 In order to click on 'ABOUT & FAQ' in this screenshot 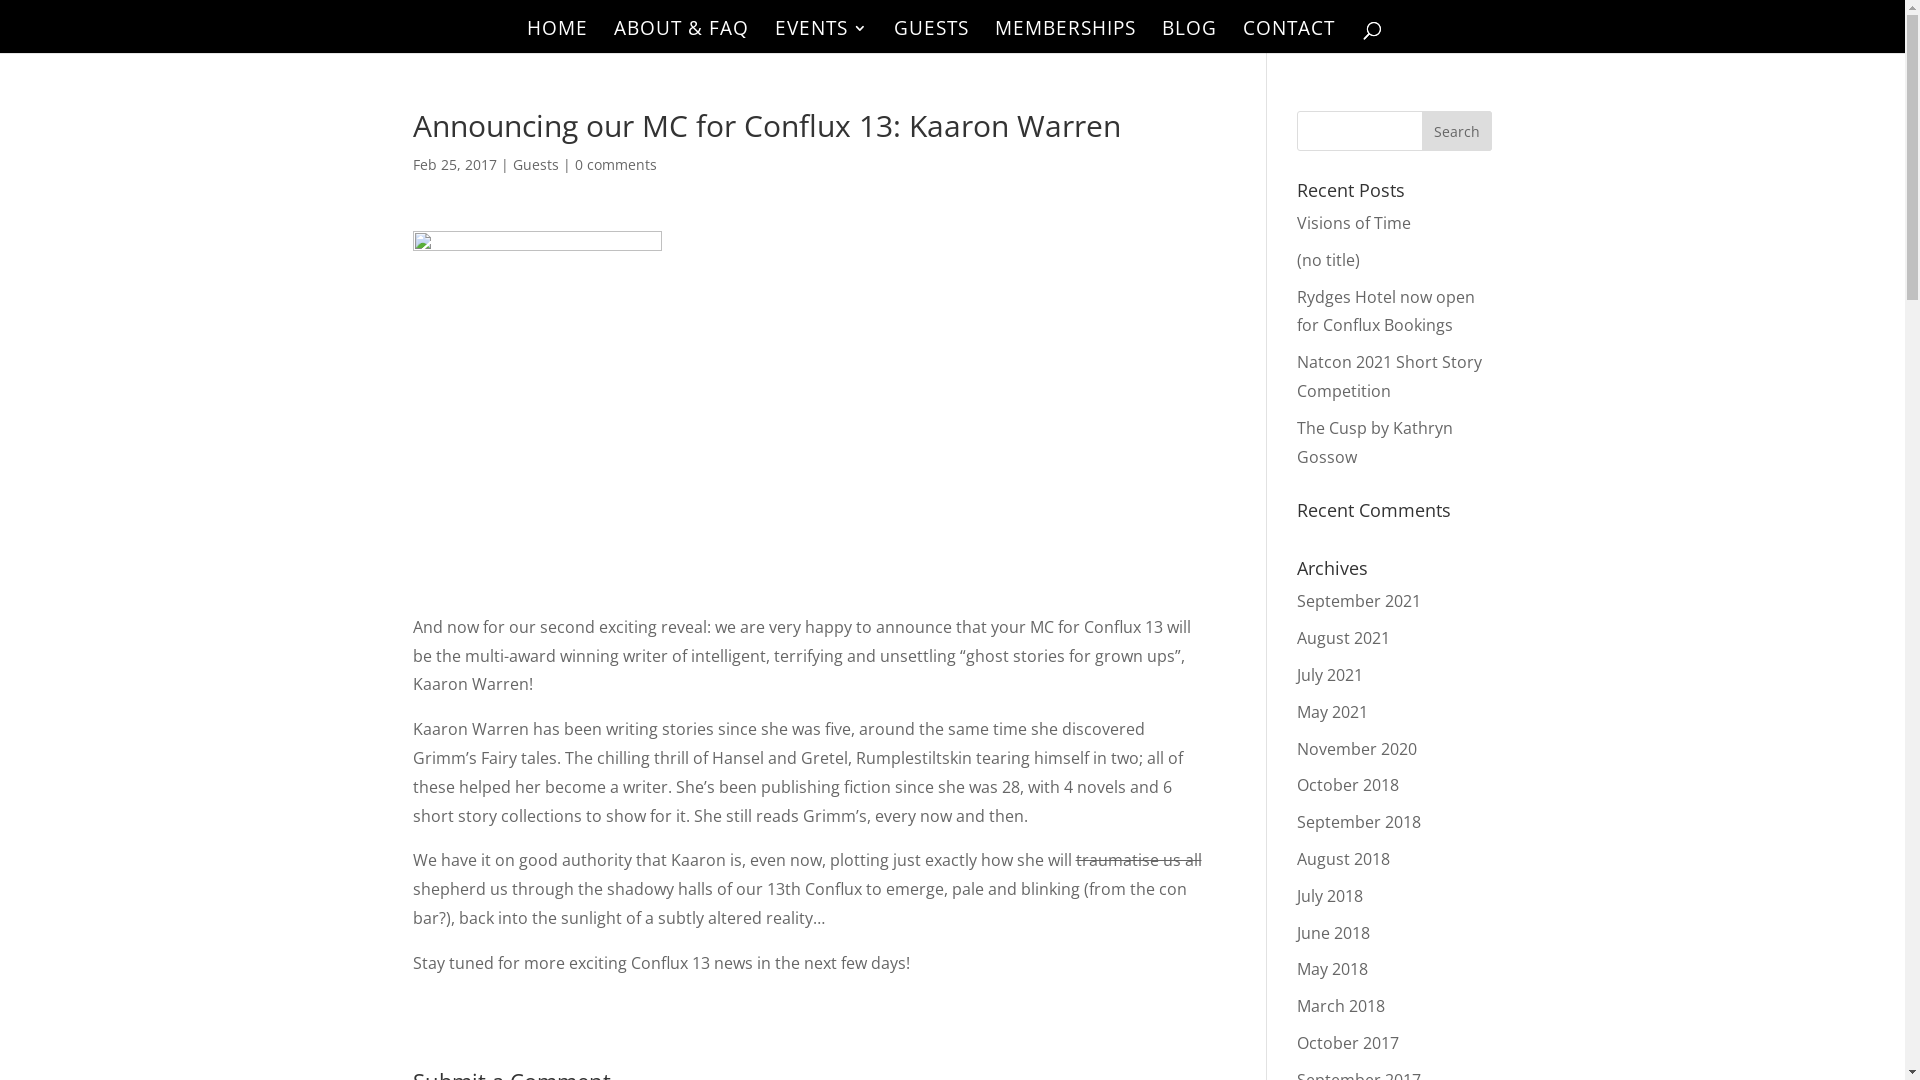, I will do `click(613, 37)`.